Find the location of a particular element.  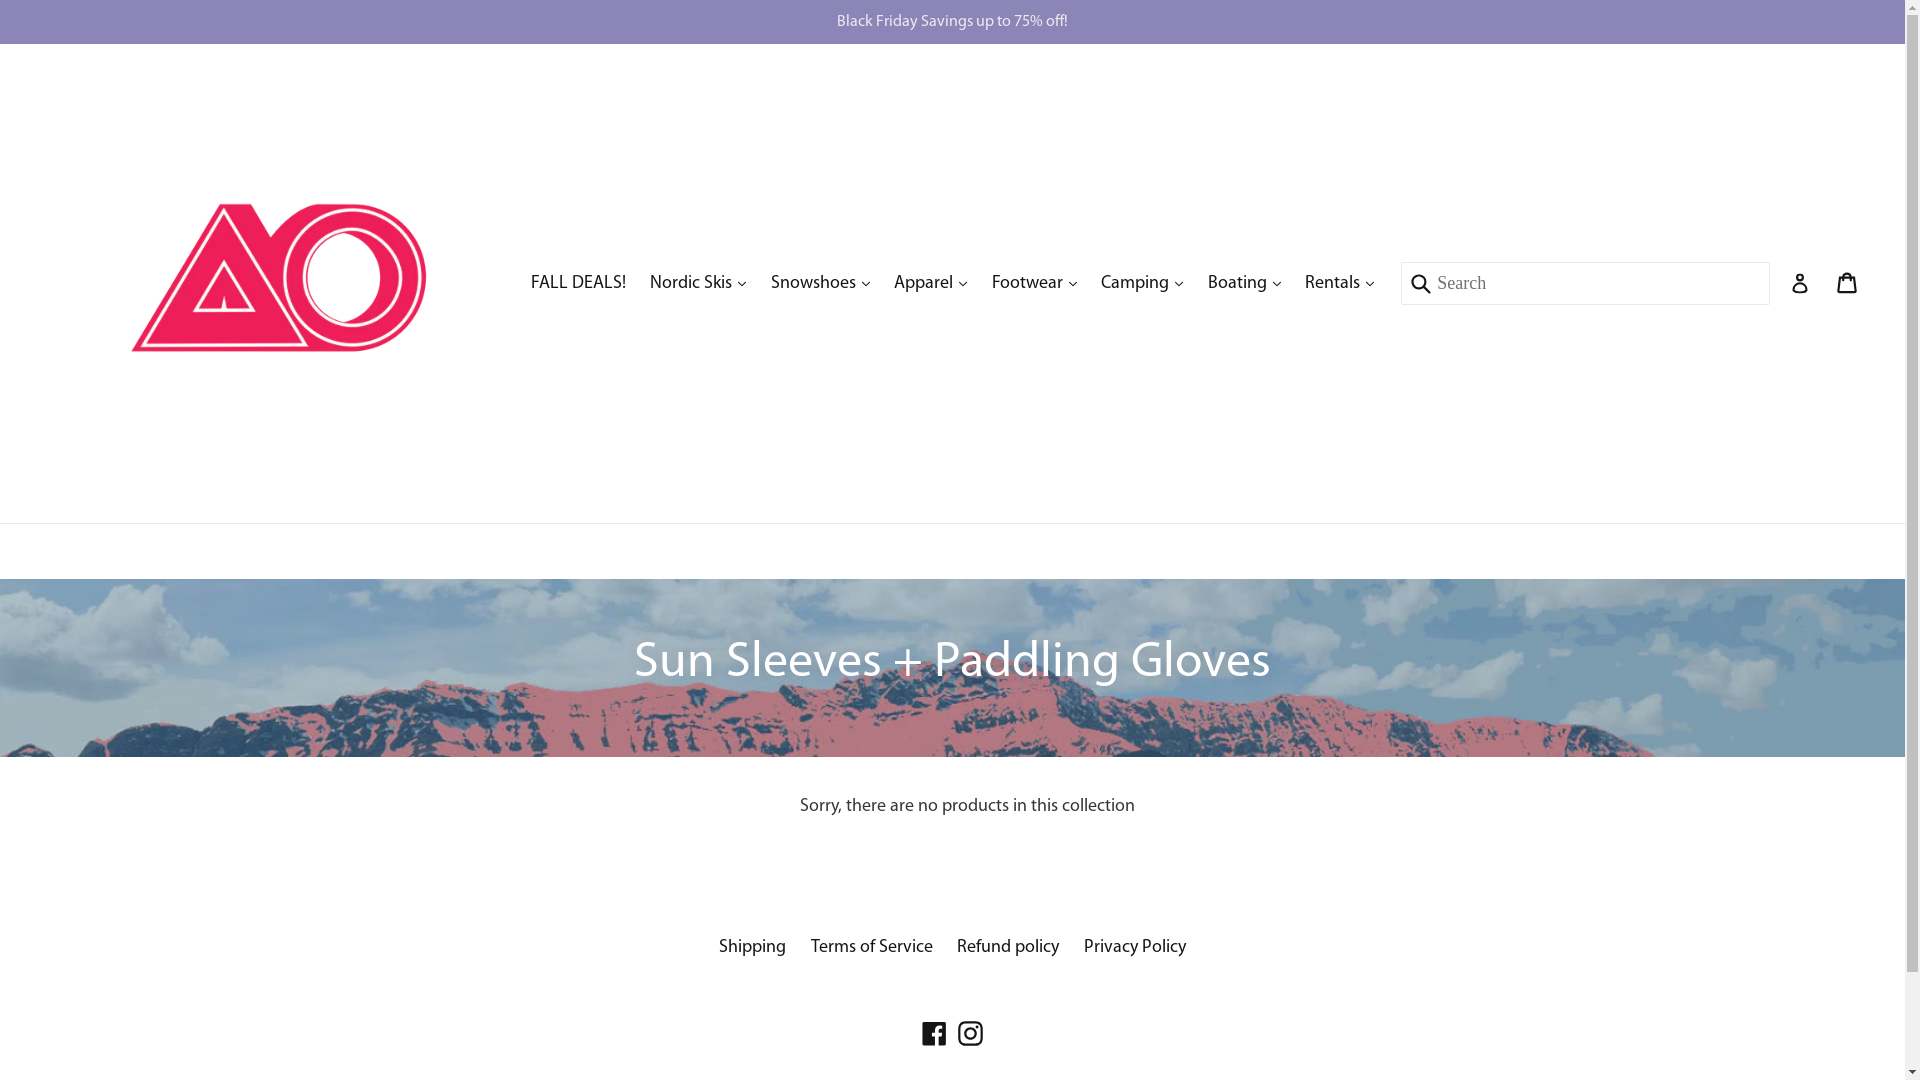

'Facebook' is located at coordinates (917, 1033).